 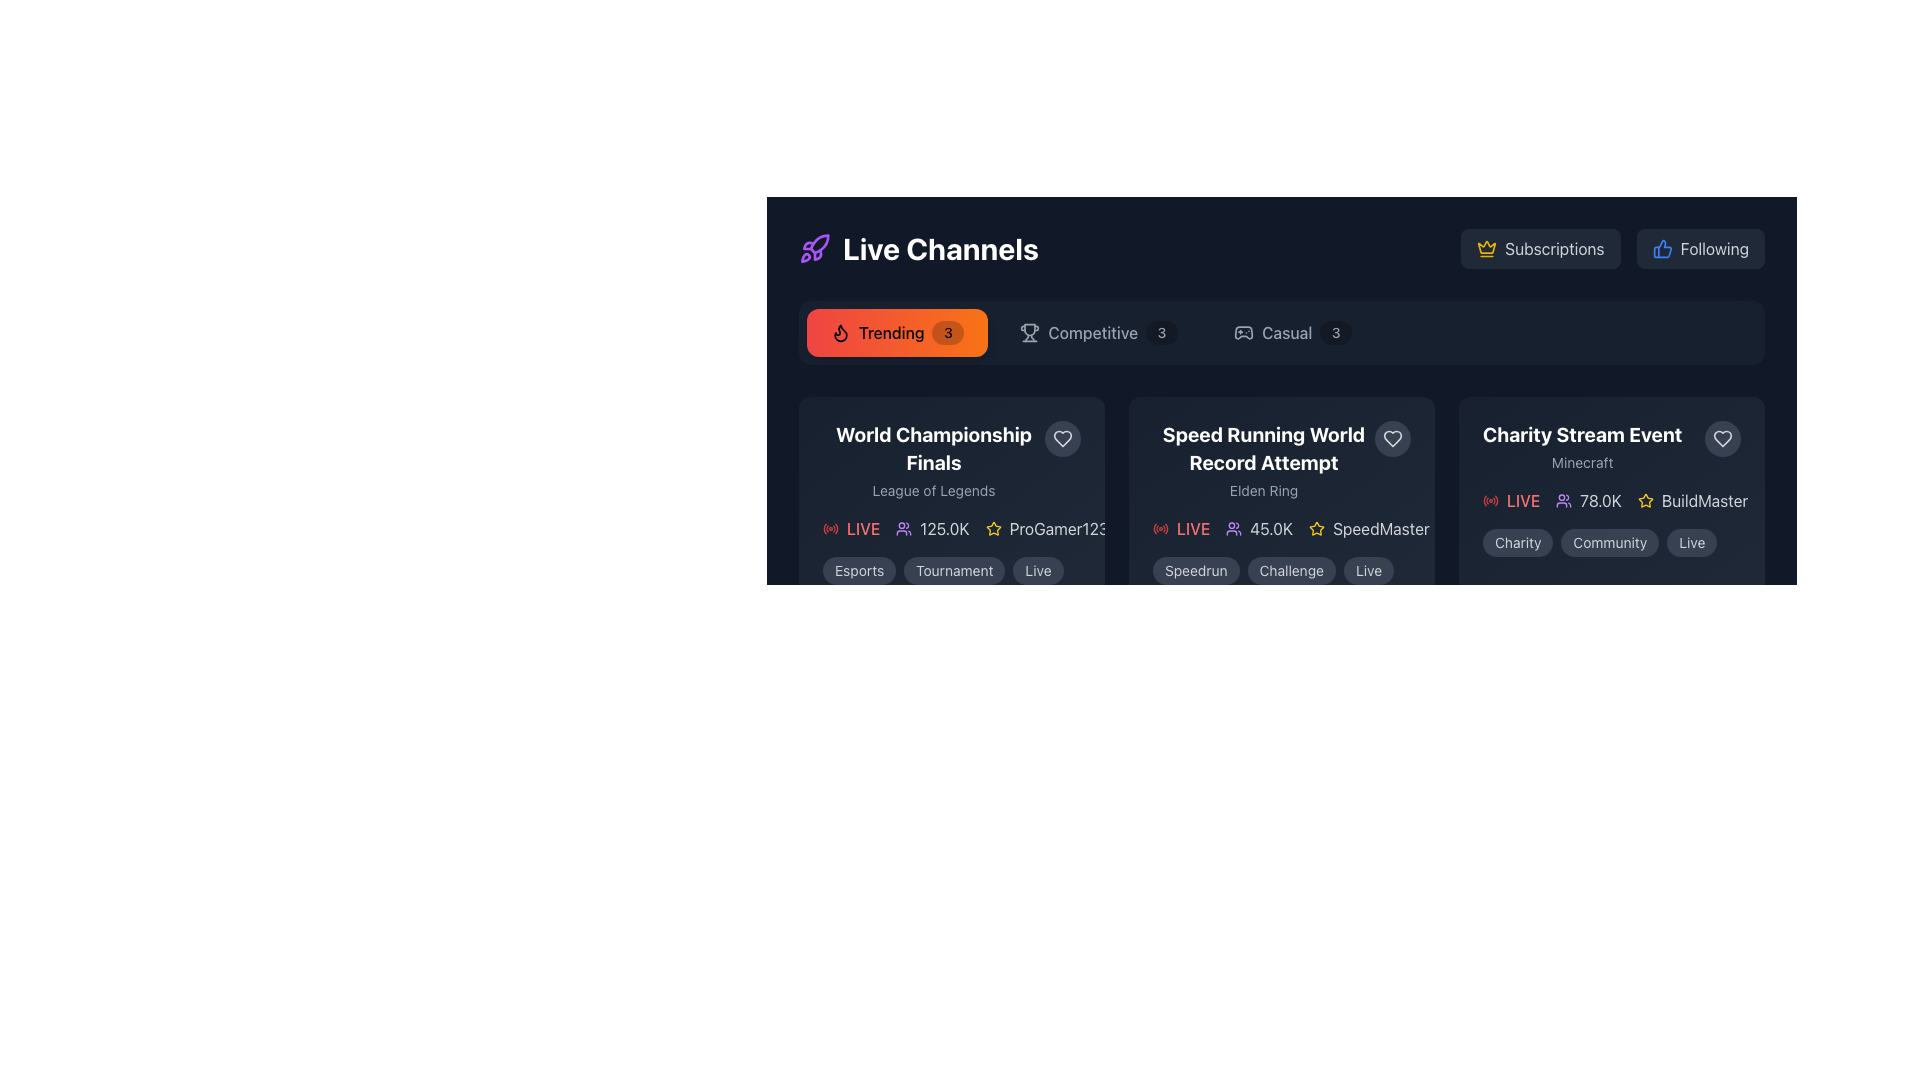 I want to click on the star icon with a yellow outline located to the left of the username 'ProGamer123' in the 'World Championship Finals' section of the 'Live Channels' interface, so click(x=993, y=527).